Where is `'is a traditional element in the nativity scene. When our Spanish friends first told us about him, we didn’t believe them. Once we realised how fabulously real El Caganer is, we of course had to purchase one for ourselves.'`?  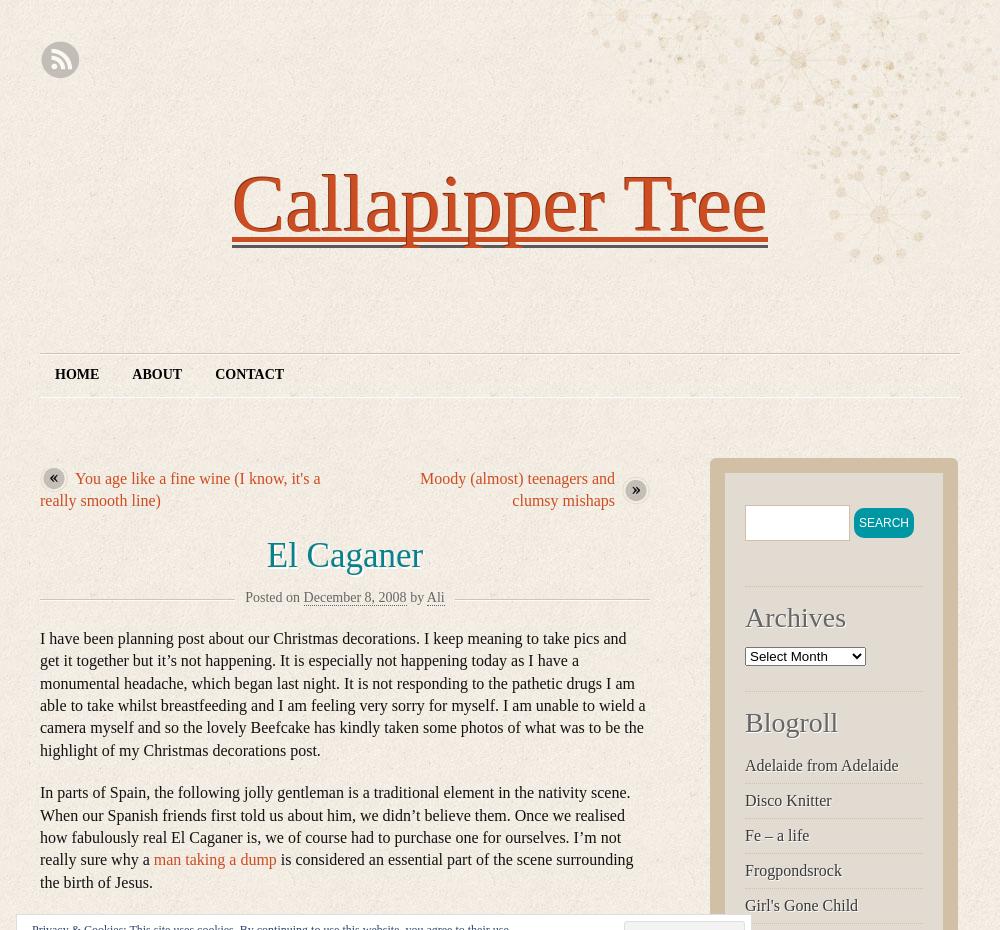
'is a traditional element in the nativity scene. When our Spanish friends first told us about him, we didn’t believe them. Once we realised how fabulously real El Caganer is, we of course had to purchase one for ourselves.' is located at coordinates (334, 813).